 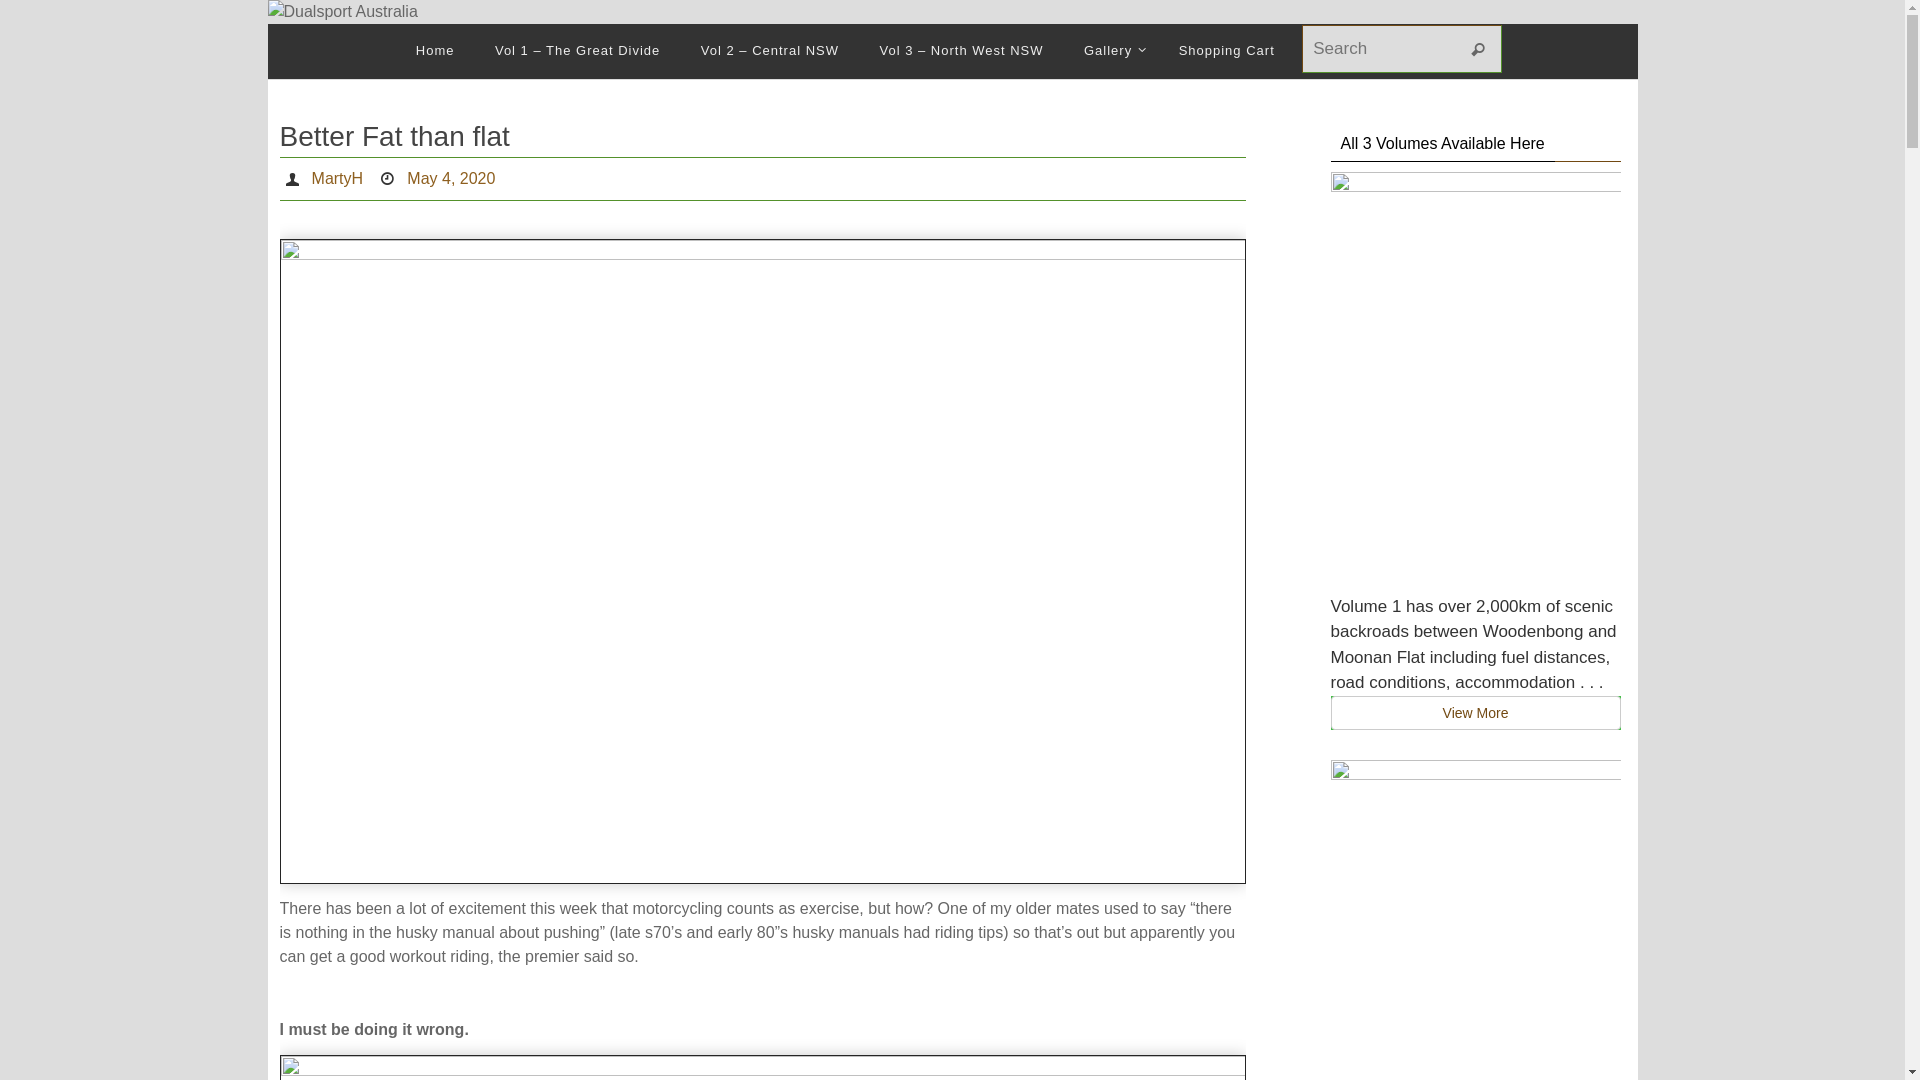 What do you see at coordinates (434, 50) in the screenshot?
I see `'Home'` at bounding box center [434, 50].